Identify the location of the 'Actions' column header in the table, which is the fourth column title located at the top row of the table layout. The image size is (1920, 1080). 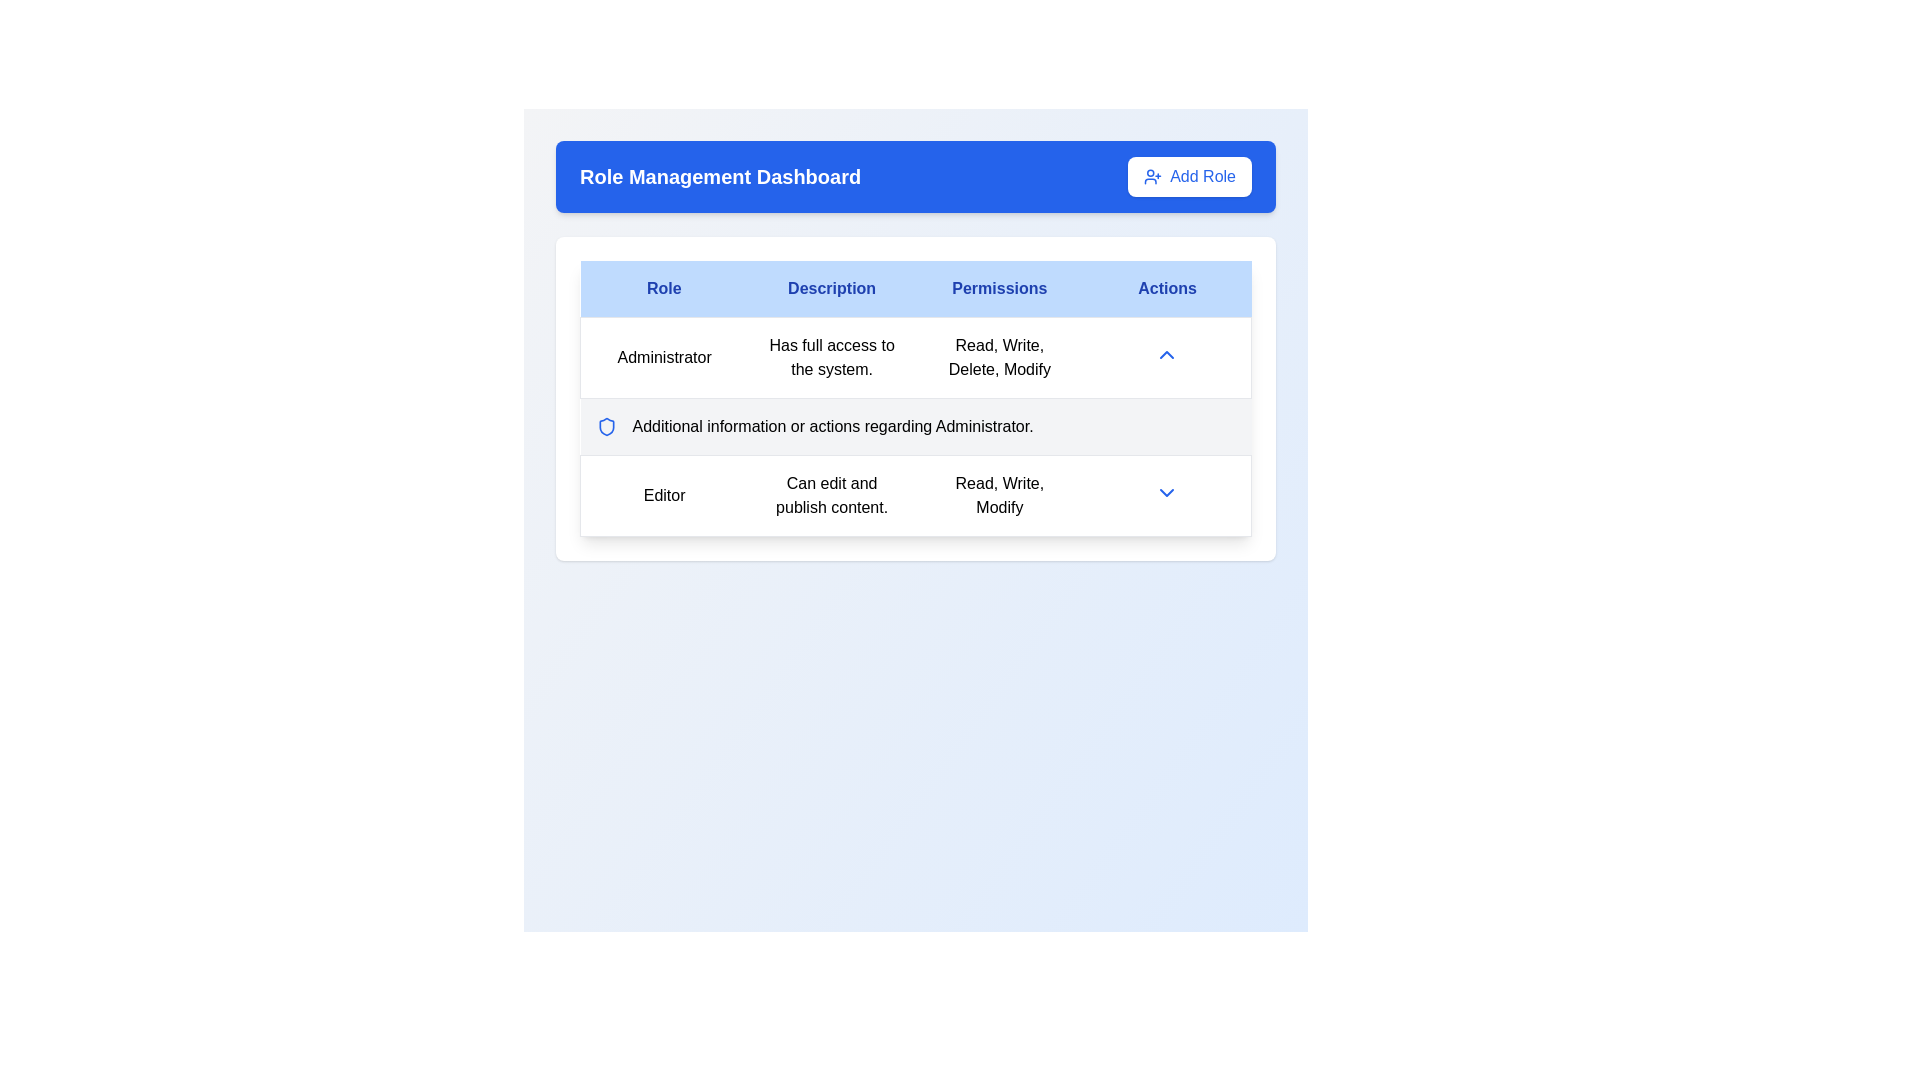
(1167, 289).